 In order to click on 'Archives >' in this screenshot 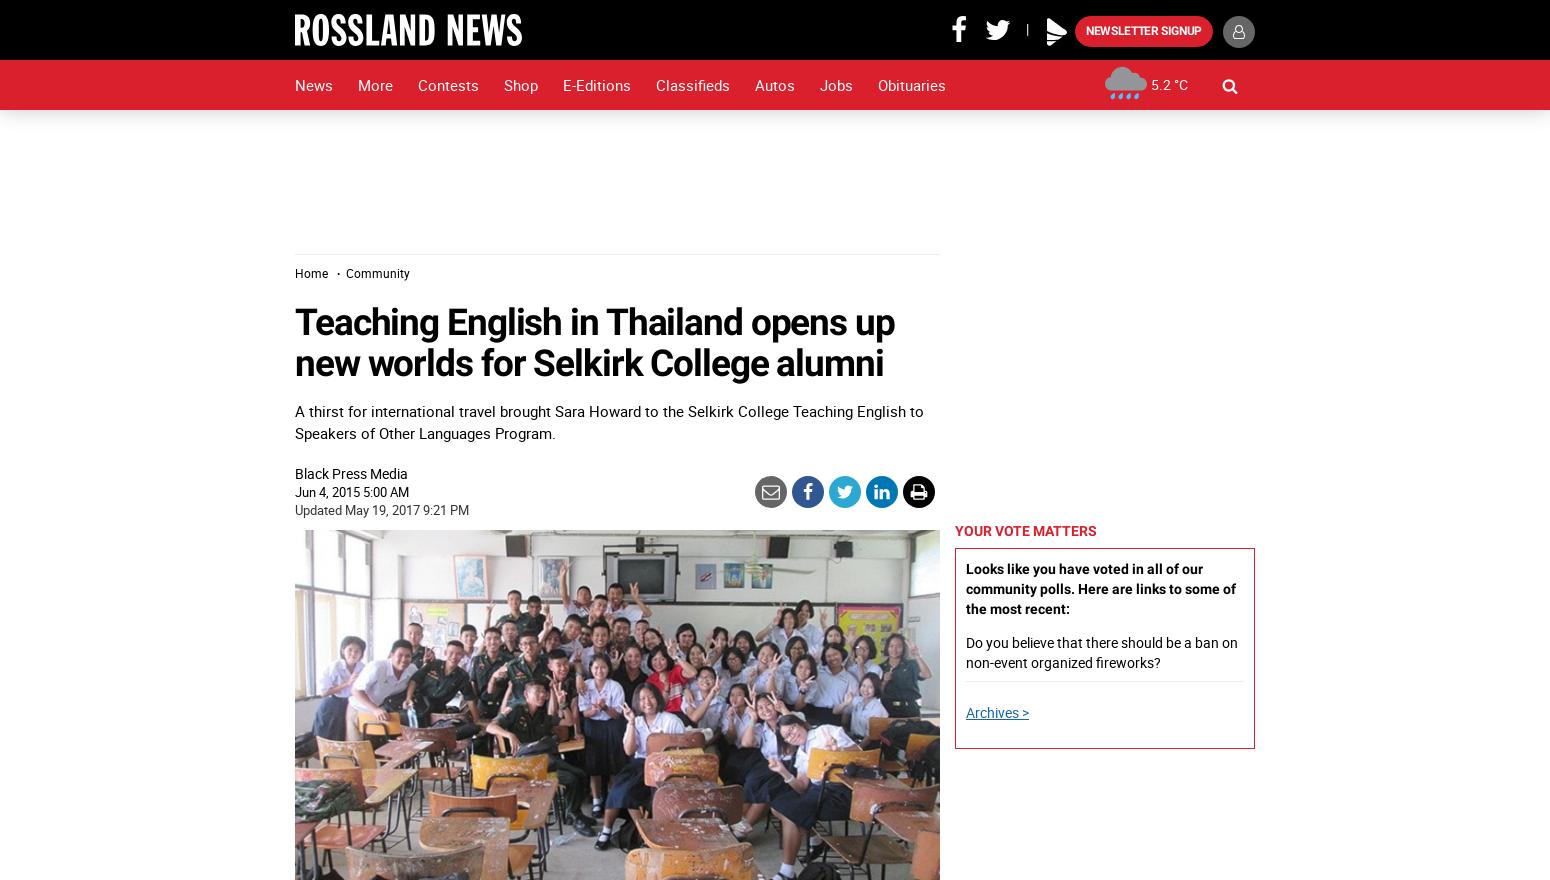, I will do `click(964, 712)`.